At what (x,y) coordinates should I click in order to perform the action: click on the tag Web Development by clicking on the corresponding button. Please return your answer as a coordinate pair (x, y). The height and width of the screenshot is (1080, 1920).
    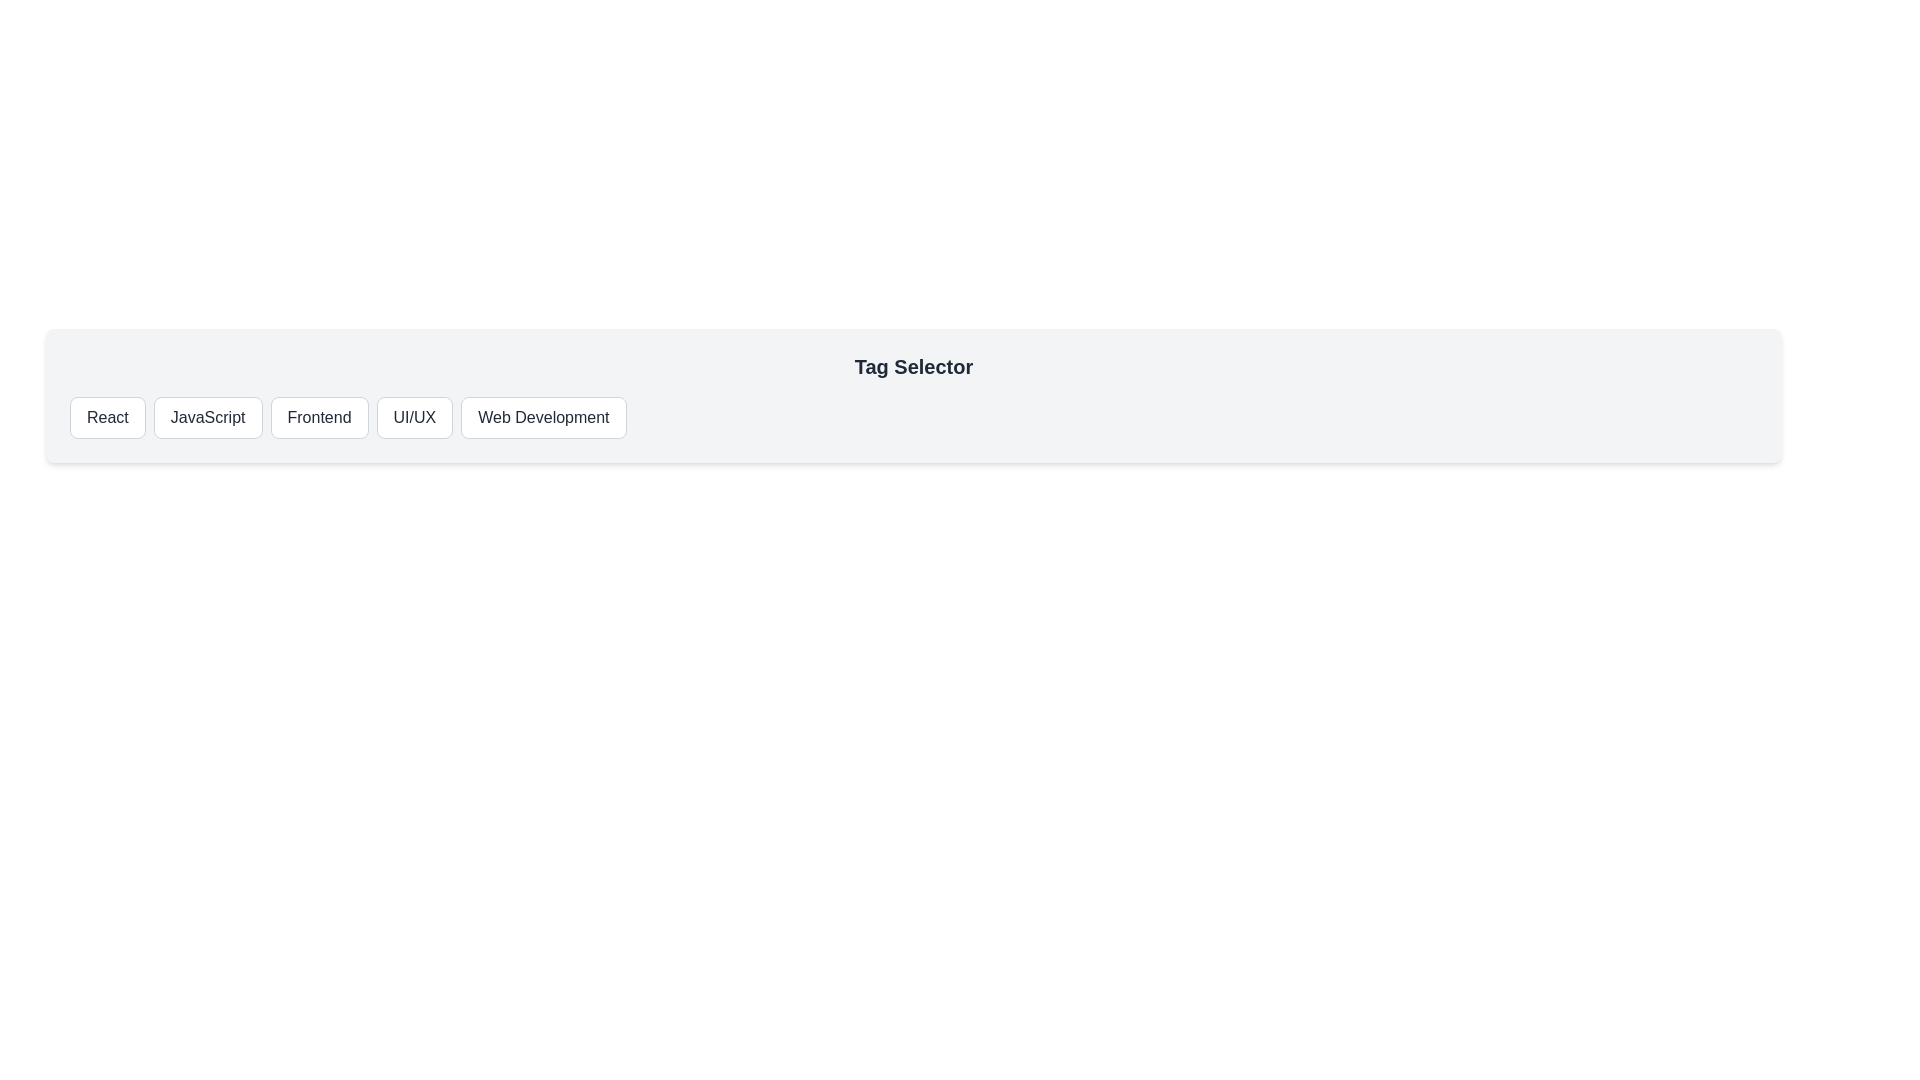
    Looking at the image, I should click on (542, 416).